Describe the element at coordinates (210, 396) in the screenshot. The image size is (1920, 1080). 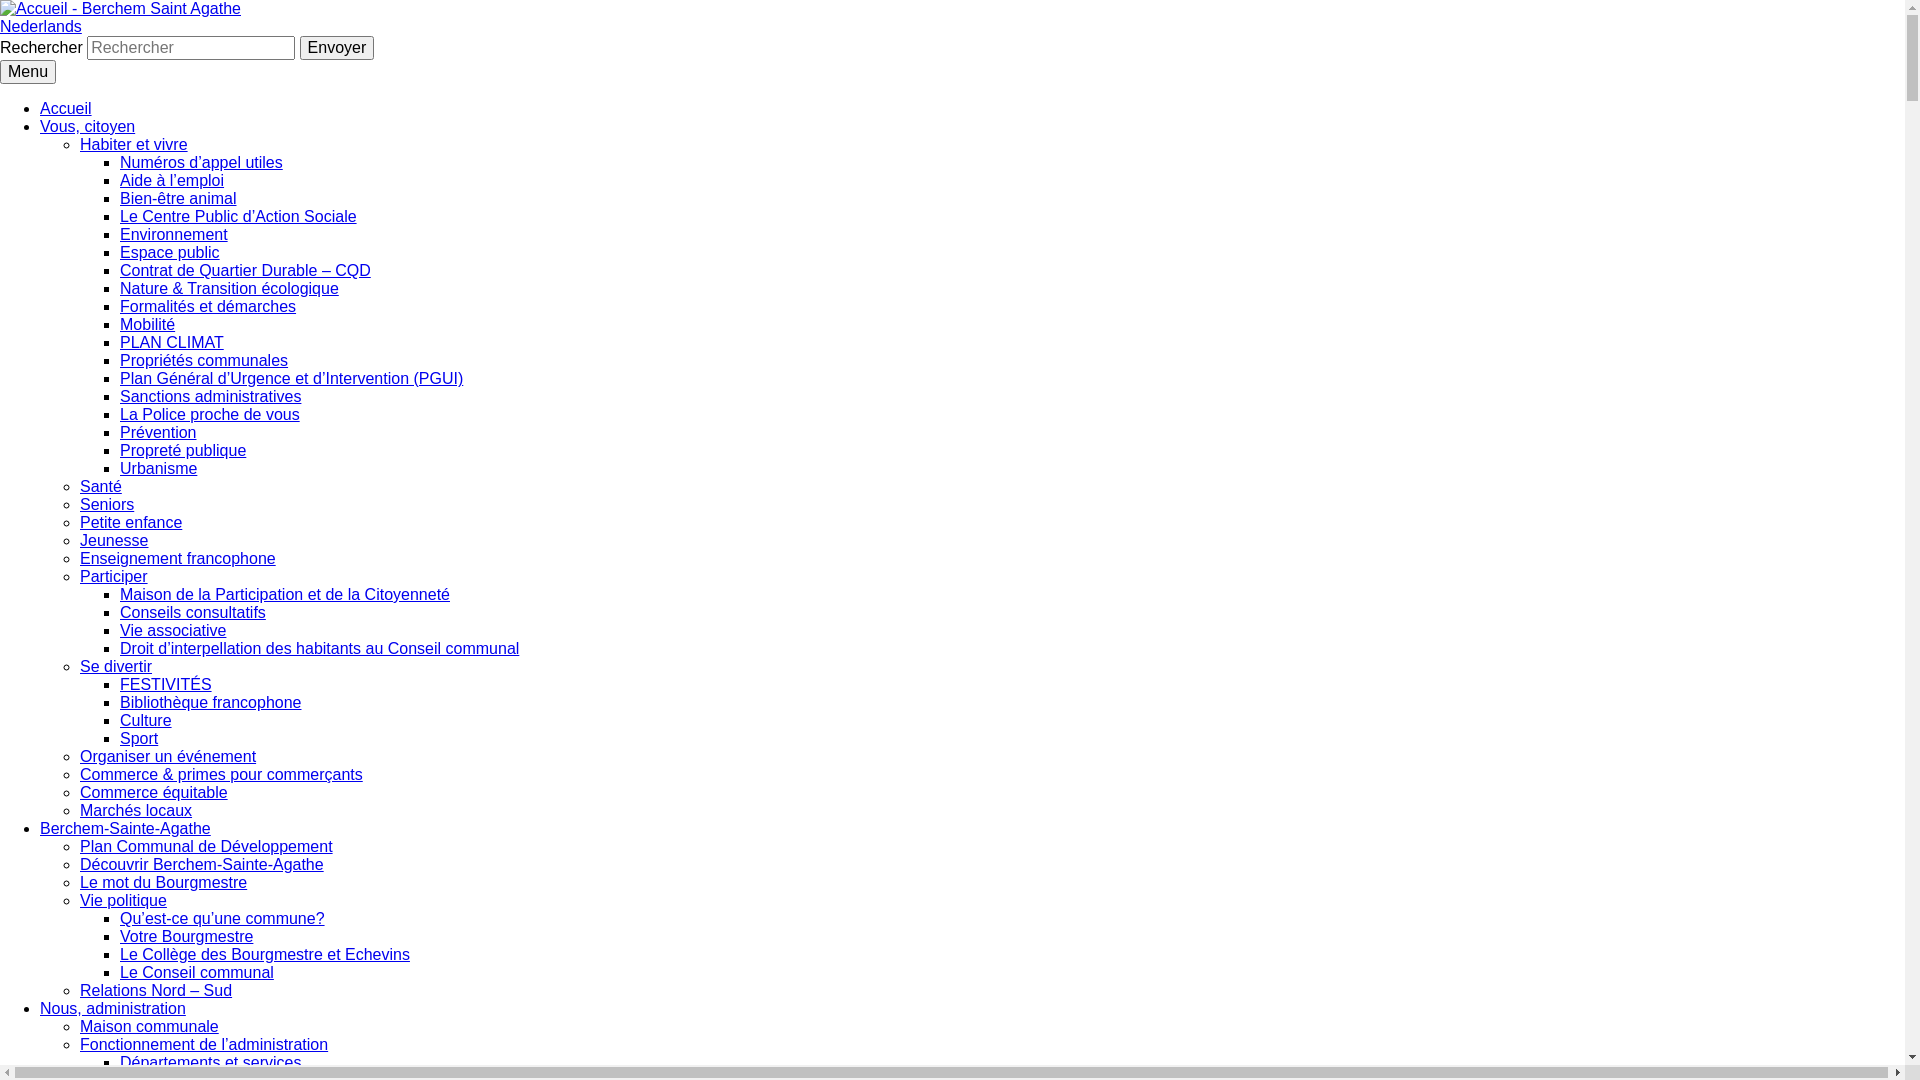
I see `'Sanctions administratives'` at that location.